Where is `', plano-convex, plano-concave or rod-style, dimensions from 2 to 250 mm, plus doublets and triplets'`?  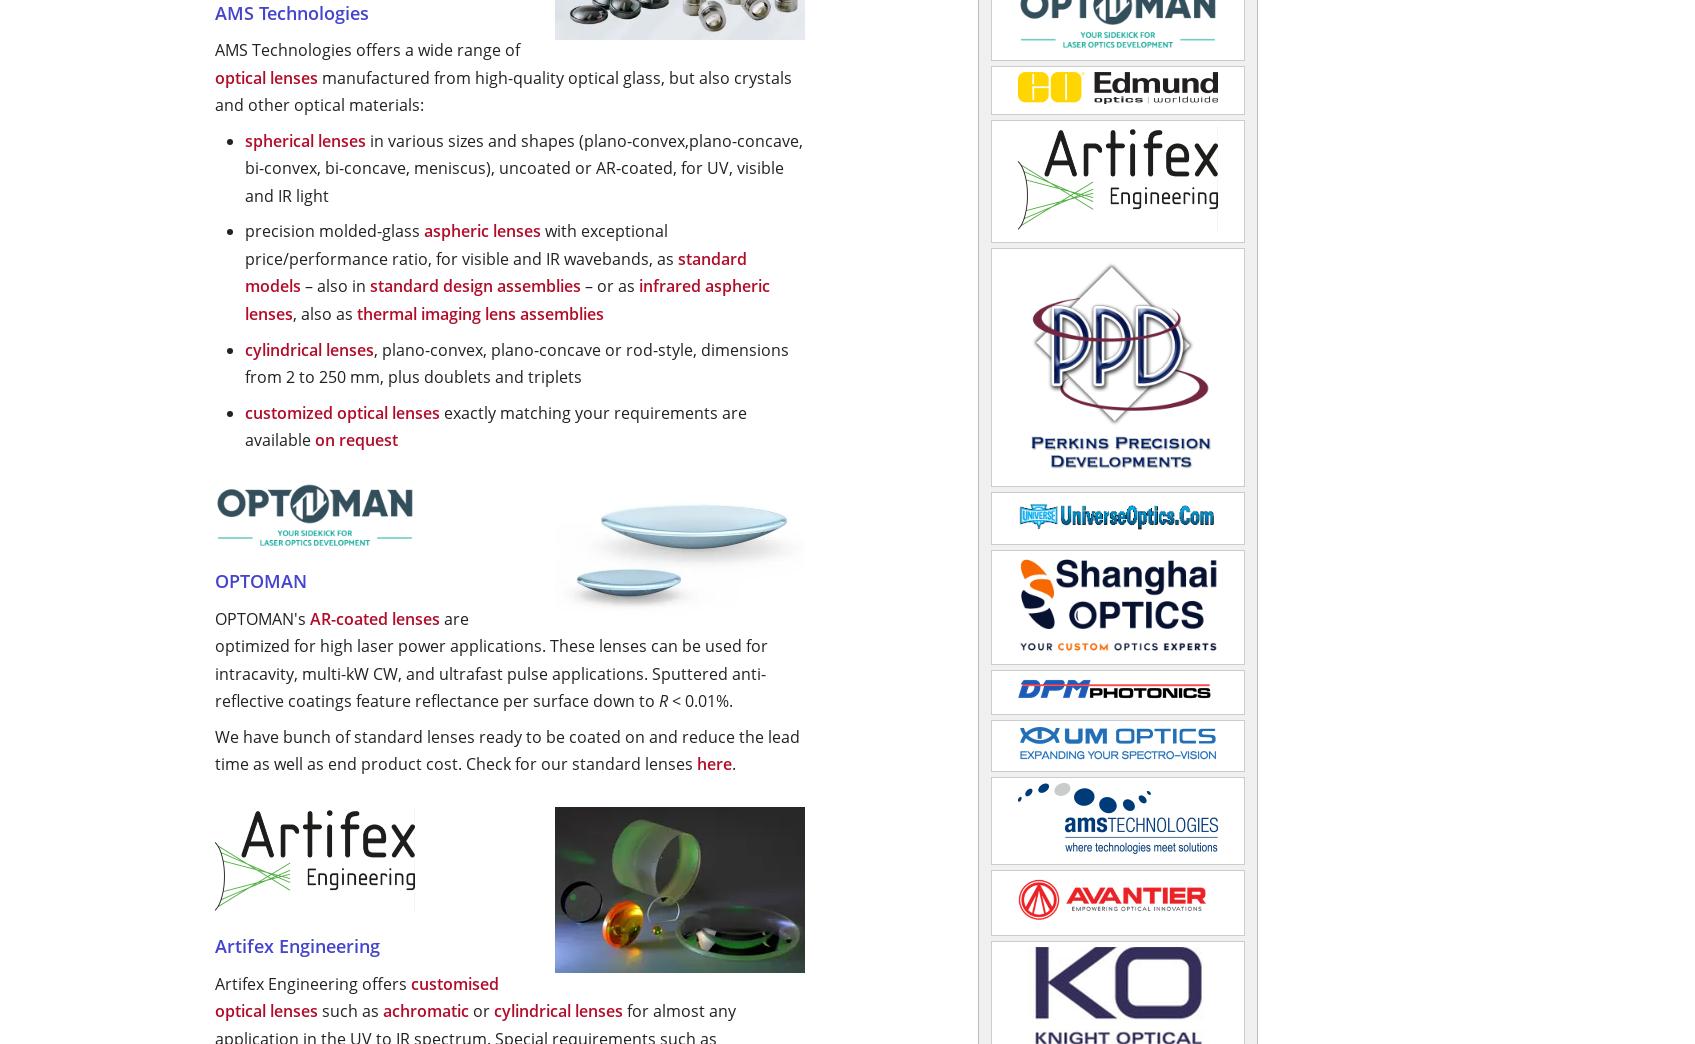
', plano-convex, plano-concave or rod-style, dimensions from 2 to 250 mm, plus doublets and triplets' is located at coordinates (515, 362).